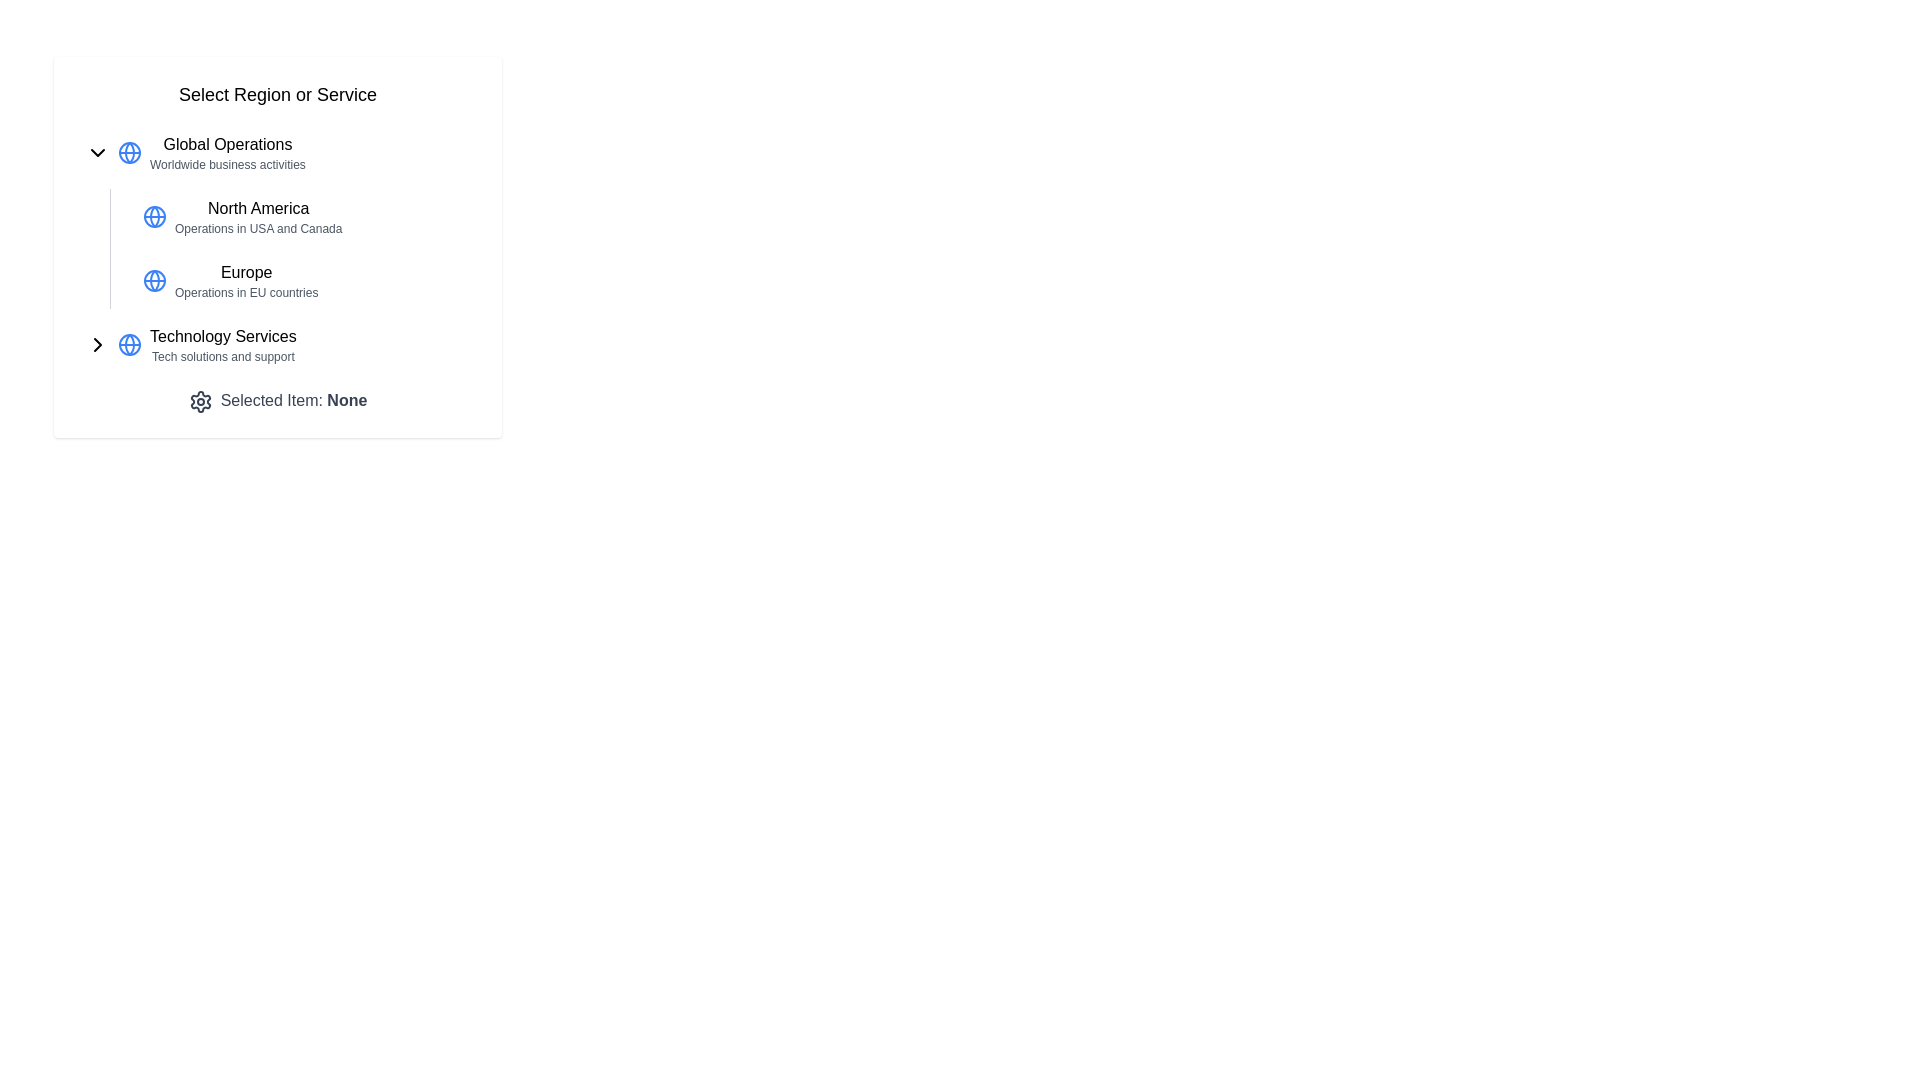  Describe the element at coordinates (96, 152) in the screenshot. I see `the downward-pointing chevron icon` at that location.